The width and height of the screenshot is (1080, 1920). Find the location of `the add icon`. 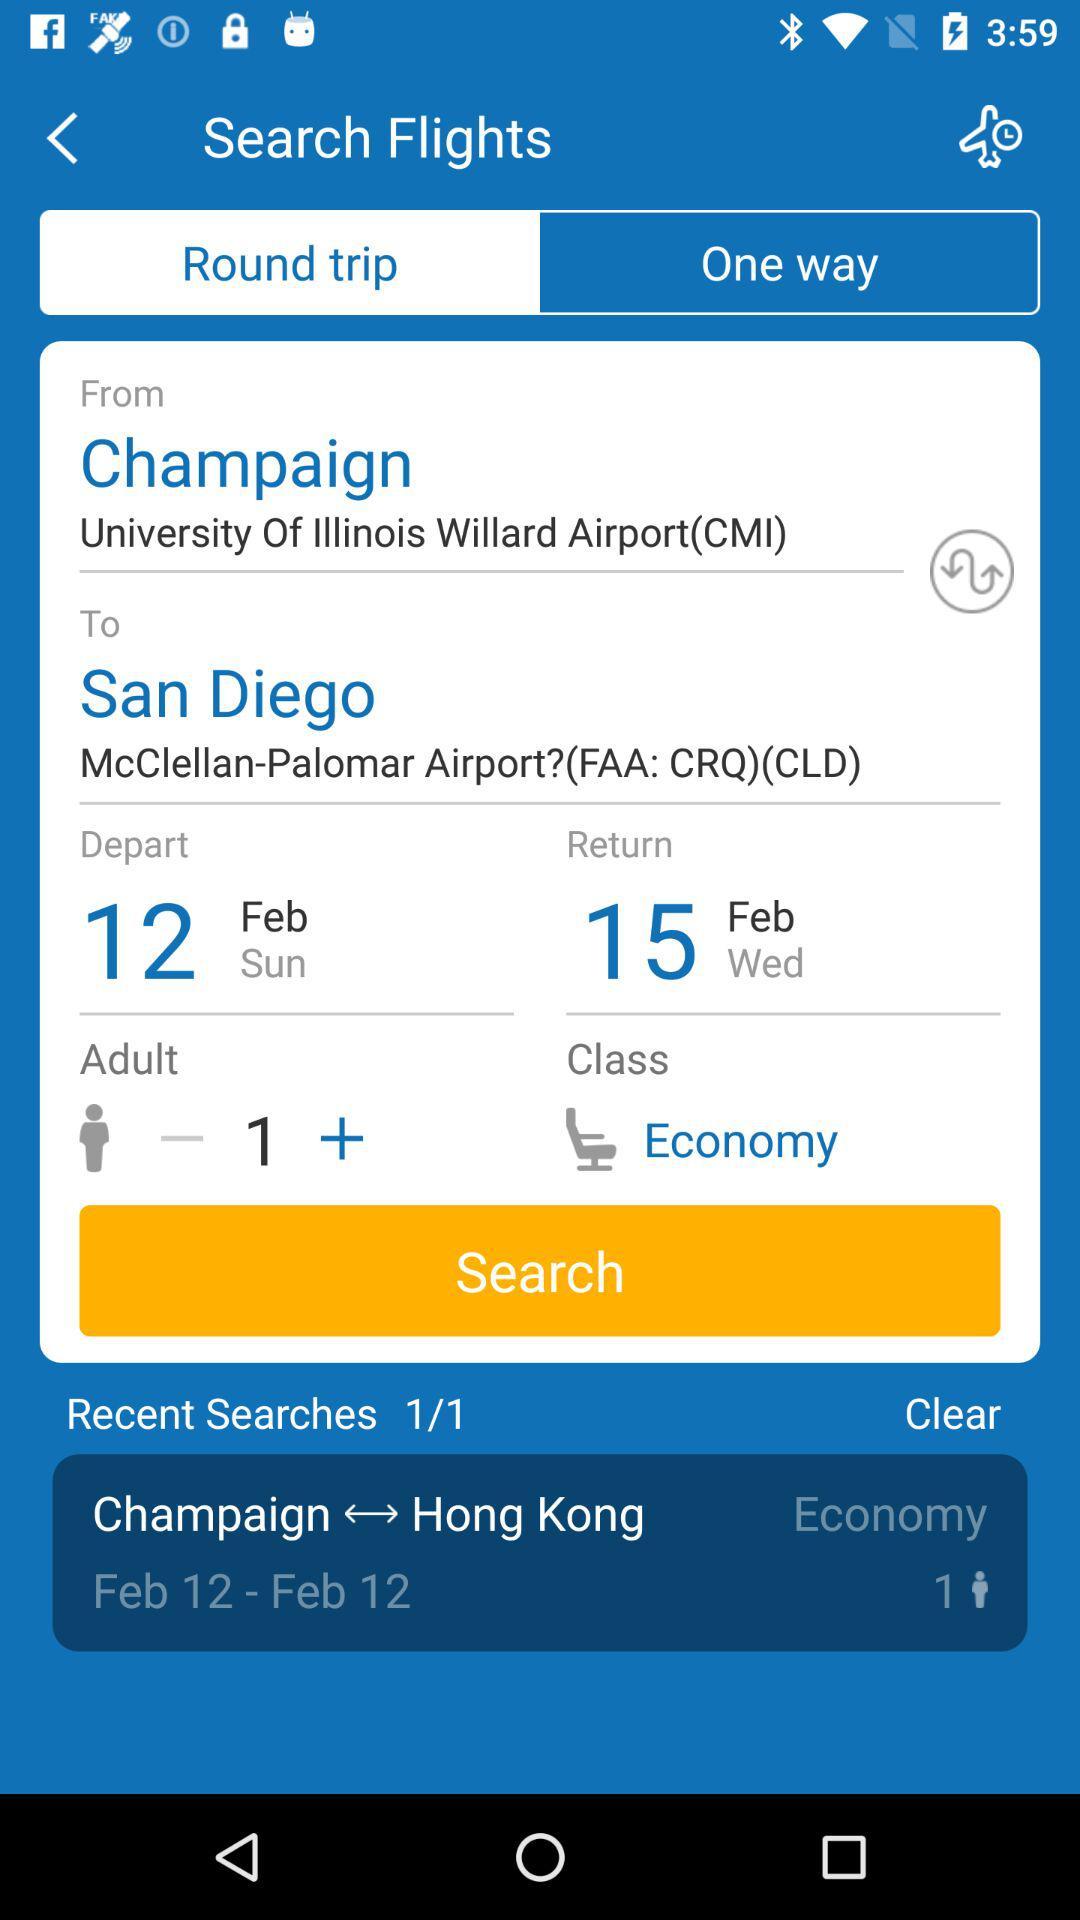

the add icon is located at coordinates (334, 1138).